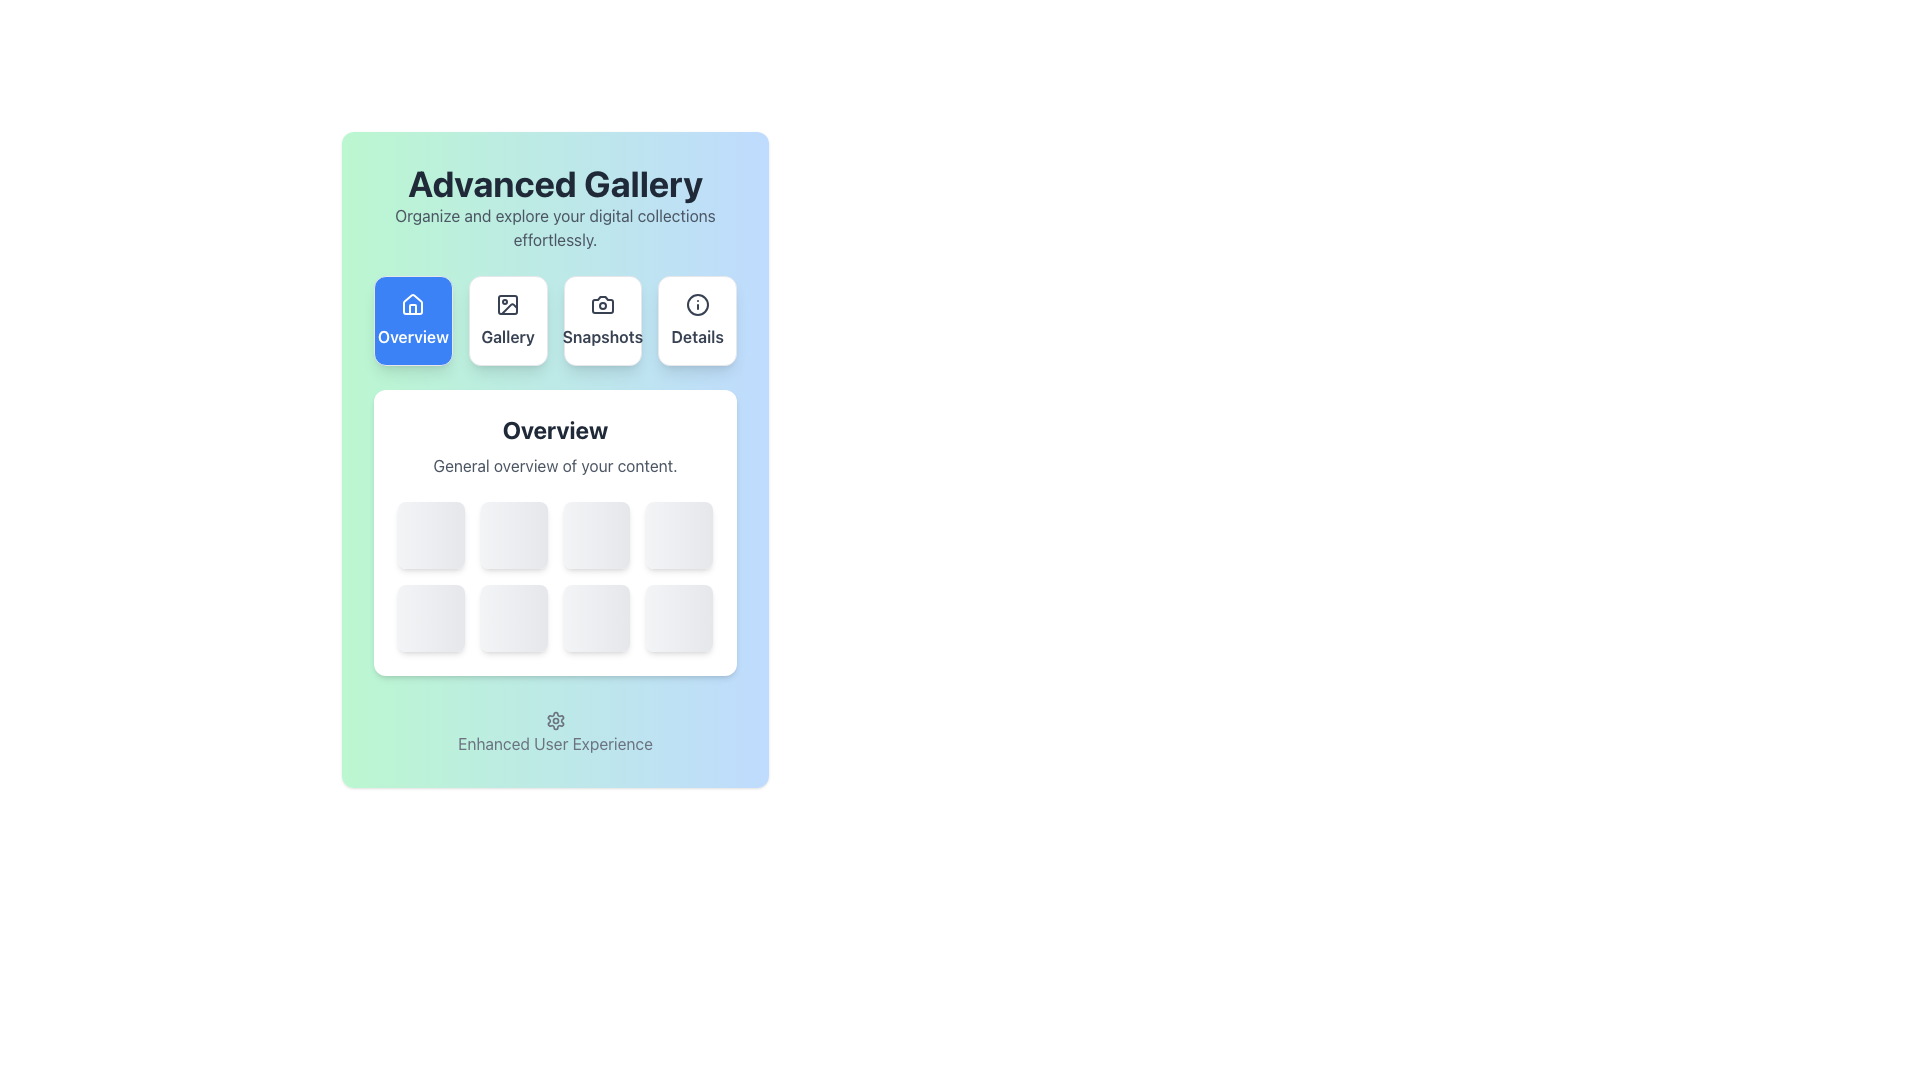 The image size is (1920, 1080). I want to click on the square placeholders within the Overview panel, which has a white background and is centered below the navigation section, so click(555, 531).